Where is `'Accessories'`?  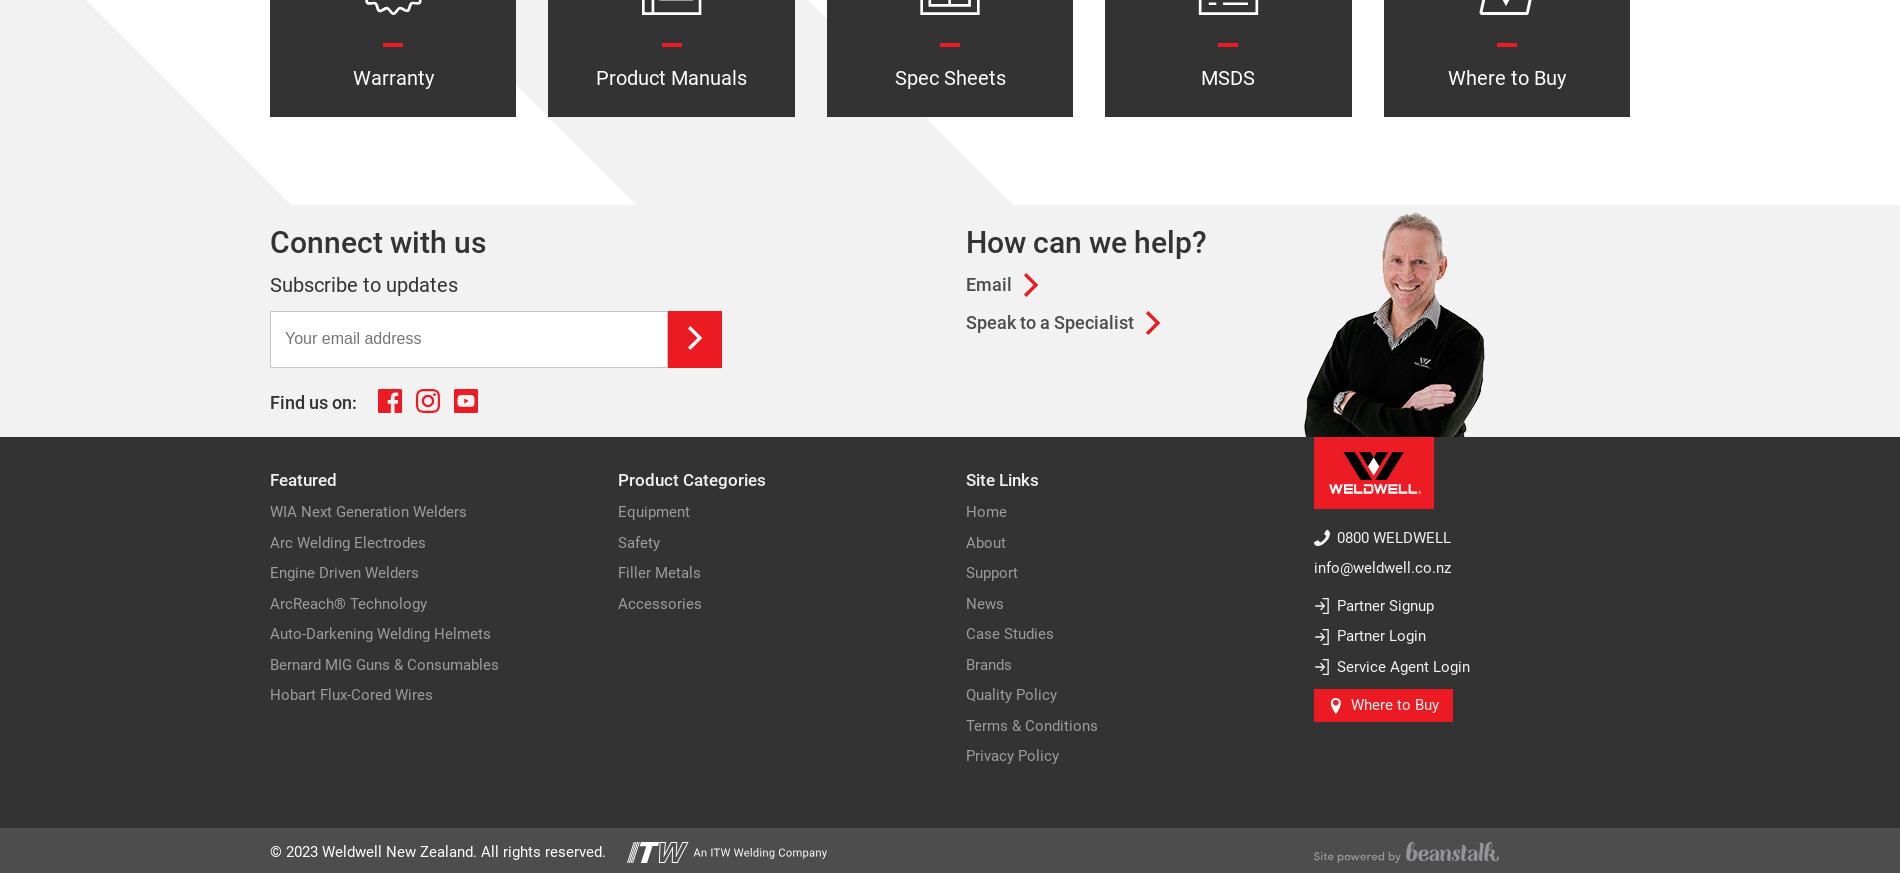 'Accessories' is located at coordinates (660, 601).